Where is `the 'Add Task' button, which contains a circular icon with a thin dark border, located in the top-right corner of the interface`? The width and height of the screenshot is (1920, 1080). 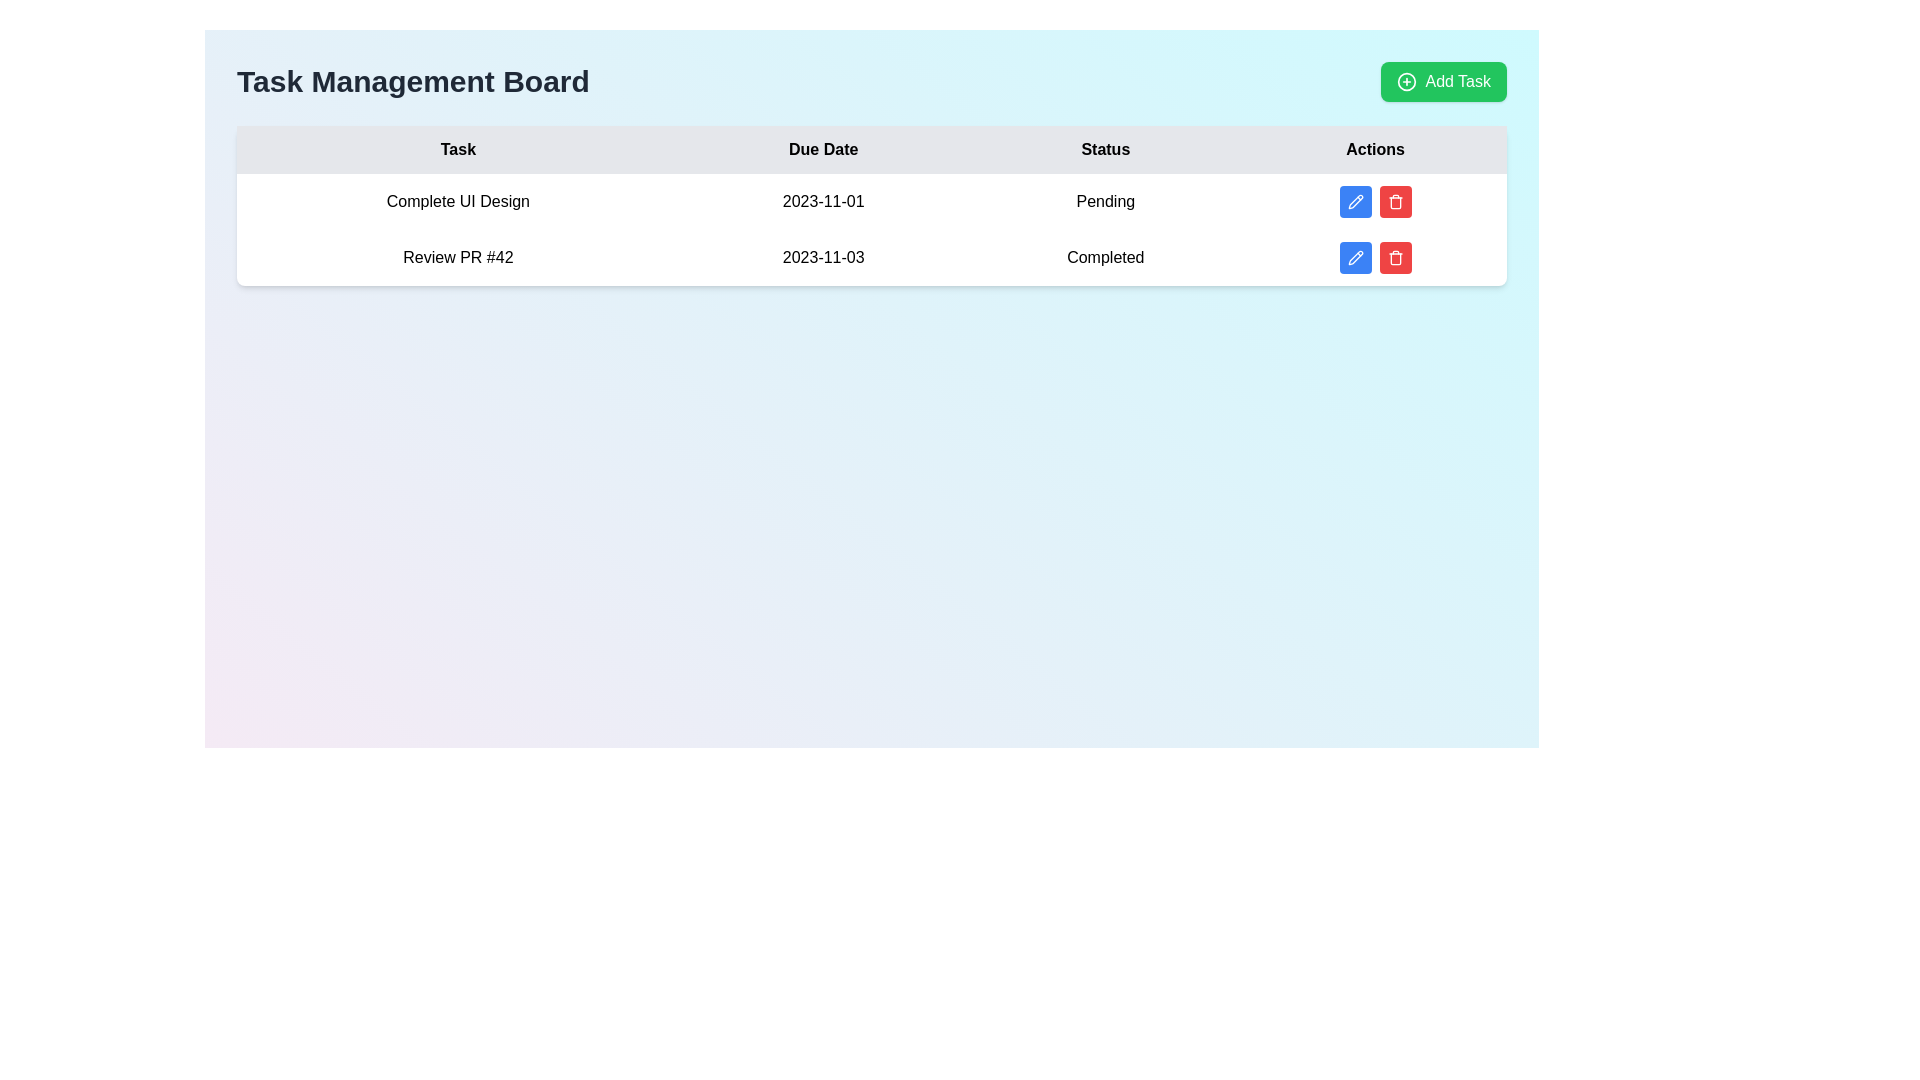 the 'Add Task' button, which contains a circular icon with a thin dark border, located in the top-right corner of the interface is located at coordinates (1406, 80).